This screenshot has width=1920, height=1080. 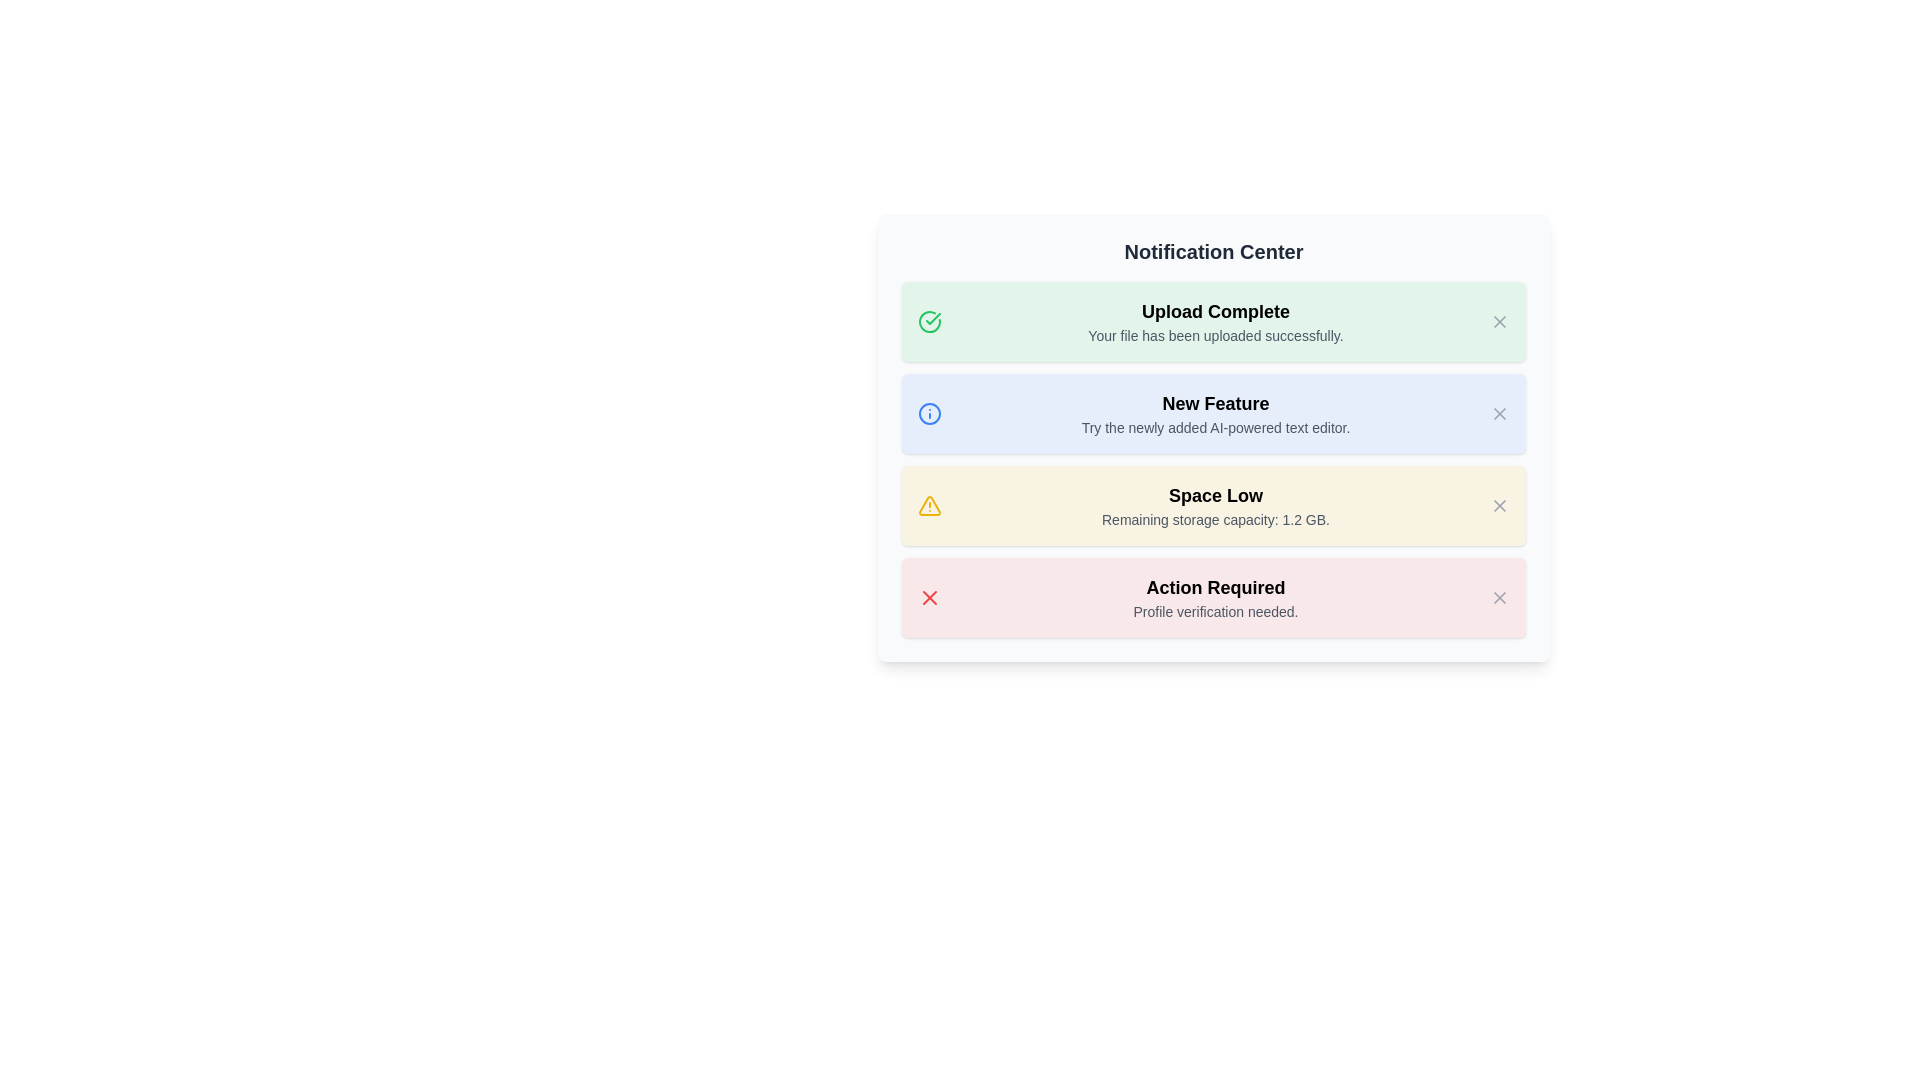 I want to click on the slanted line of the 'X' icon that represents a close or cancel action, specifically the line from the top-right to bottom-left, so click(x=1499, y=504).